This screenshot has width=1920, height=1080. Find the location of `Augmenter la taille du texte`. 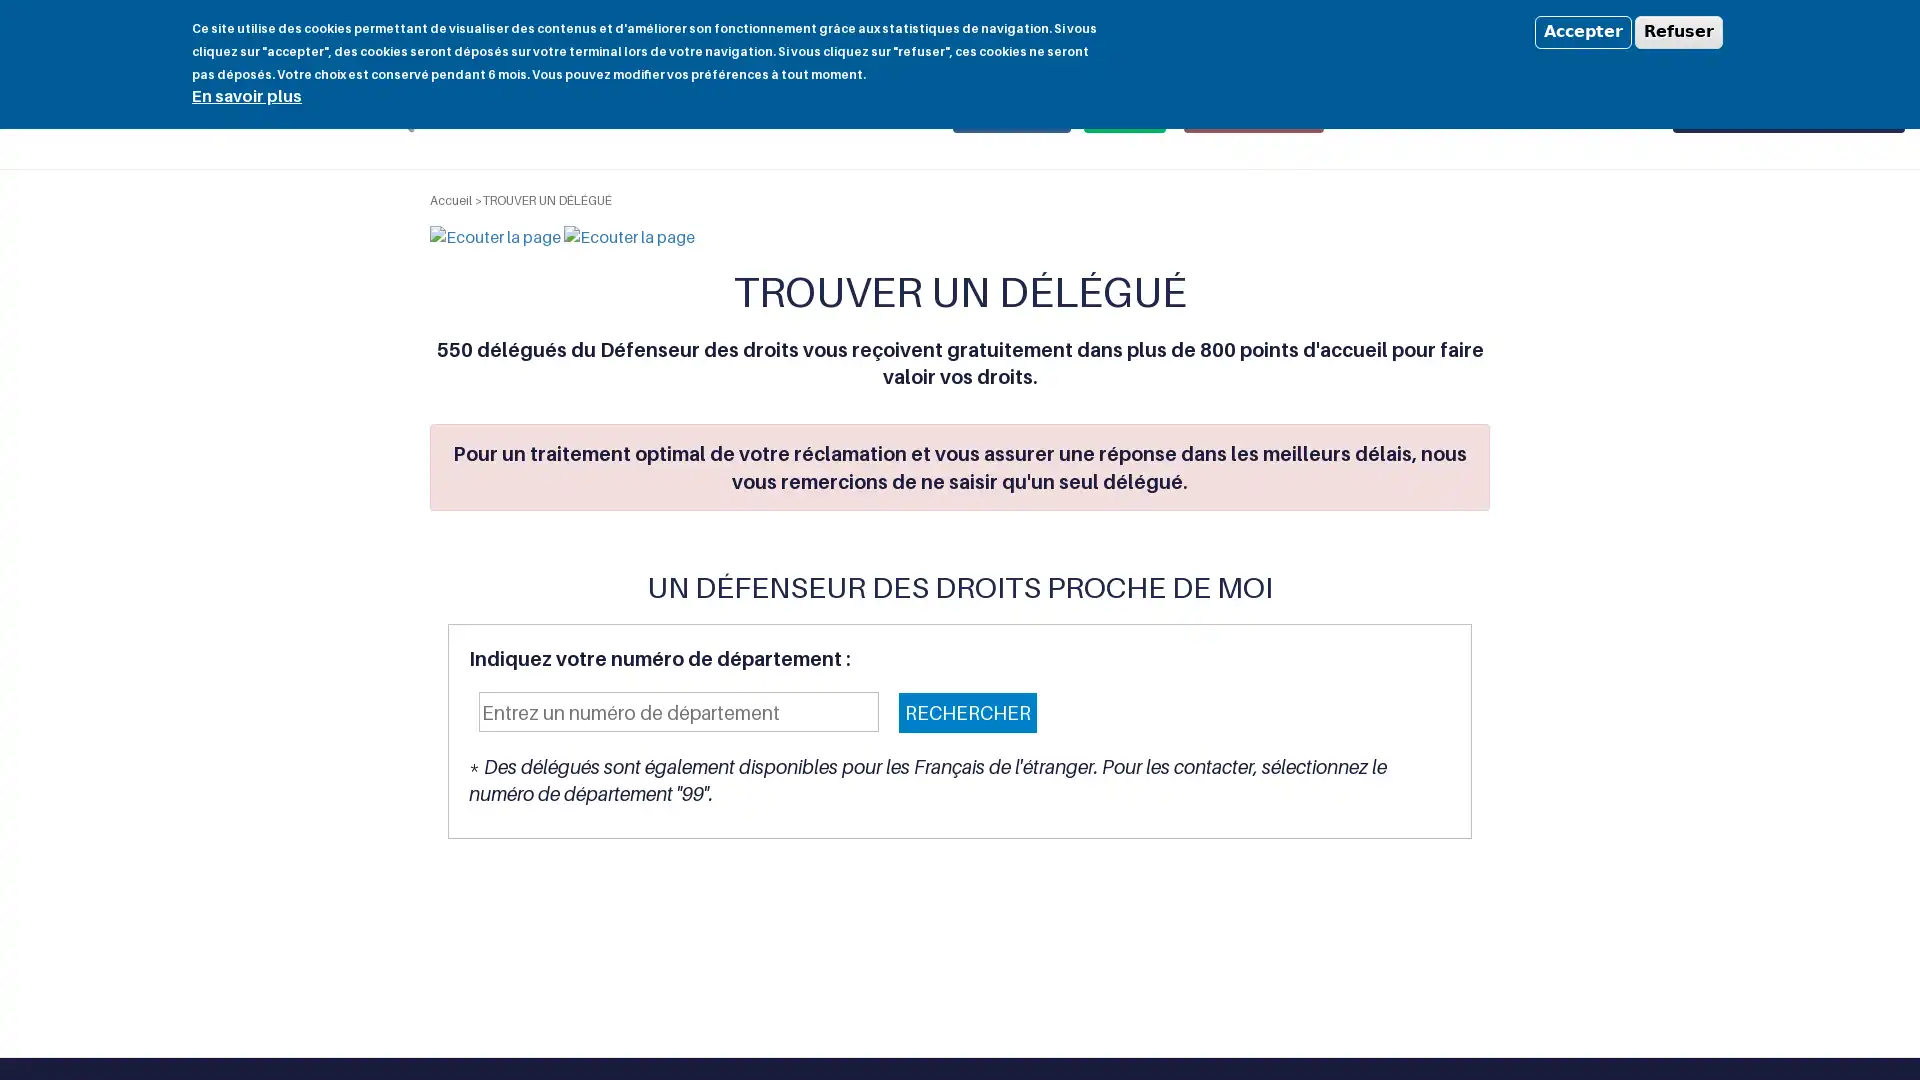

Augmenter la taille du texte is located at coordinates (1675, 31).